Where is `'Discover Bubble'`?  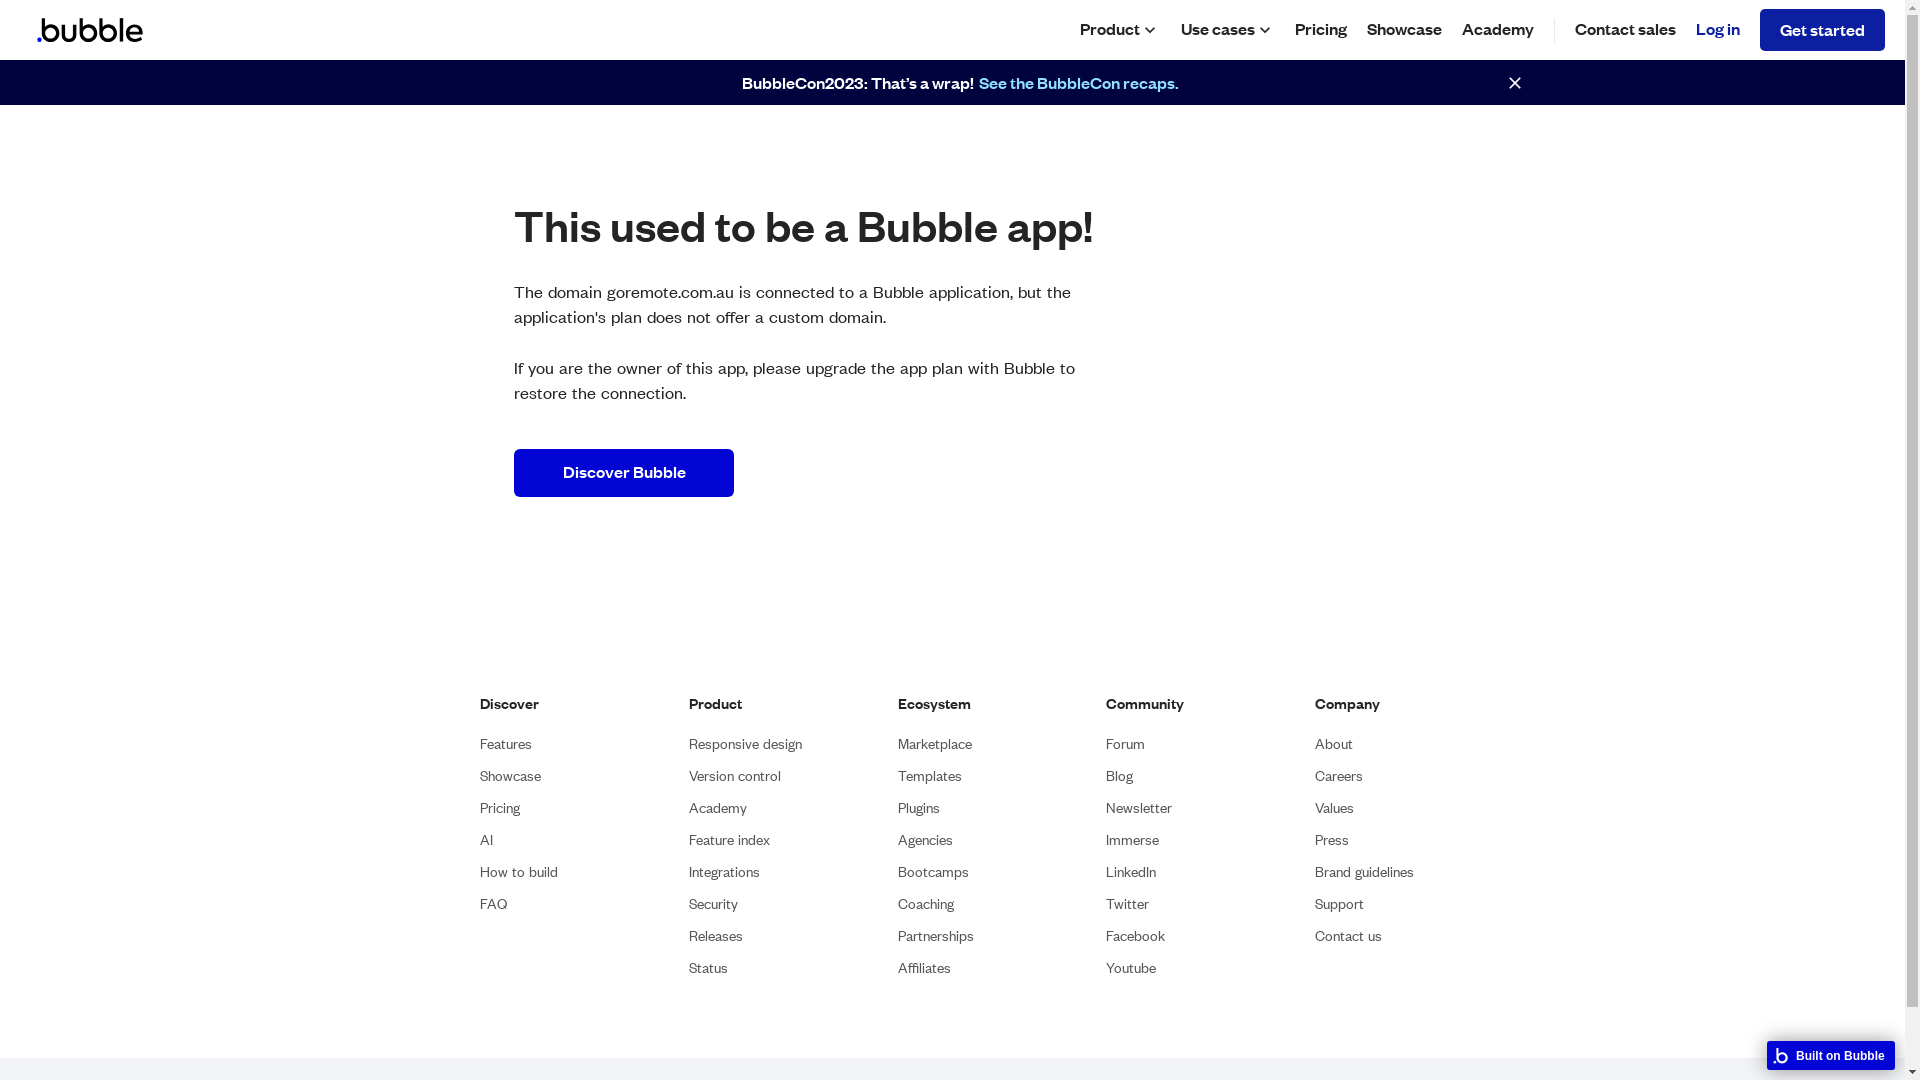 'Discover Bubble' is located at coordinates (623, 473).